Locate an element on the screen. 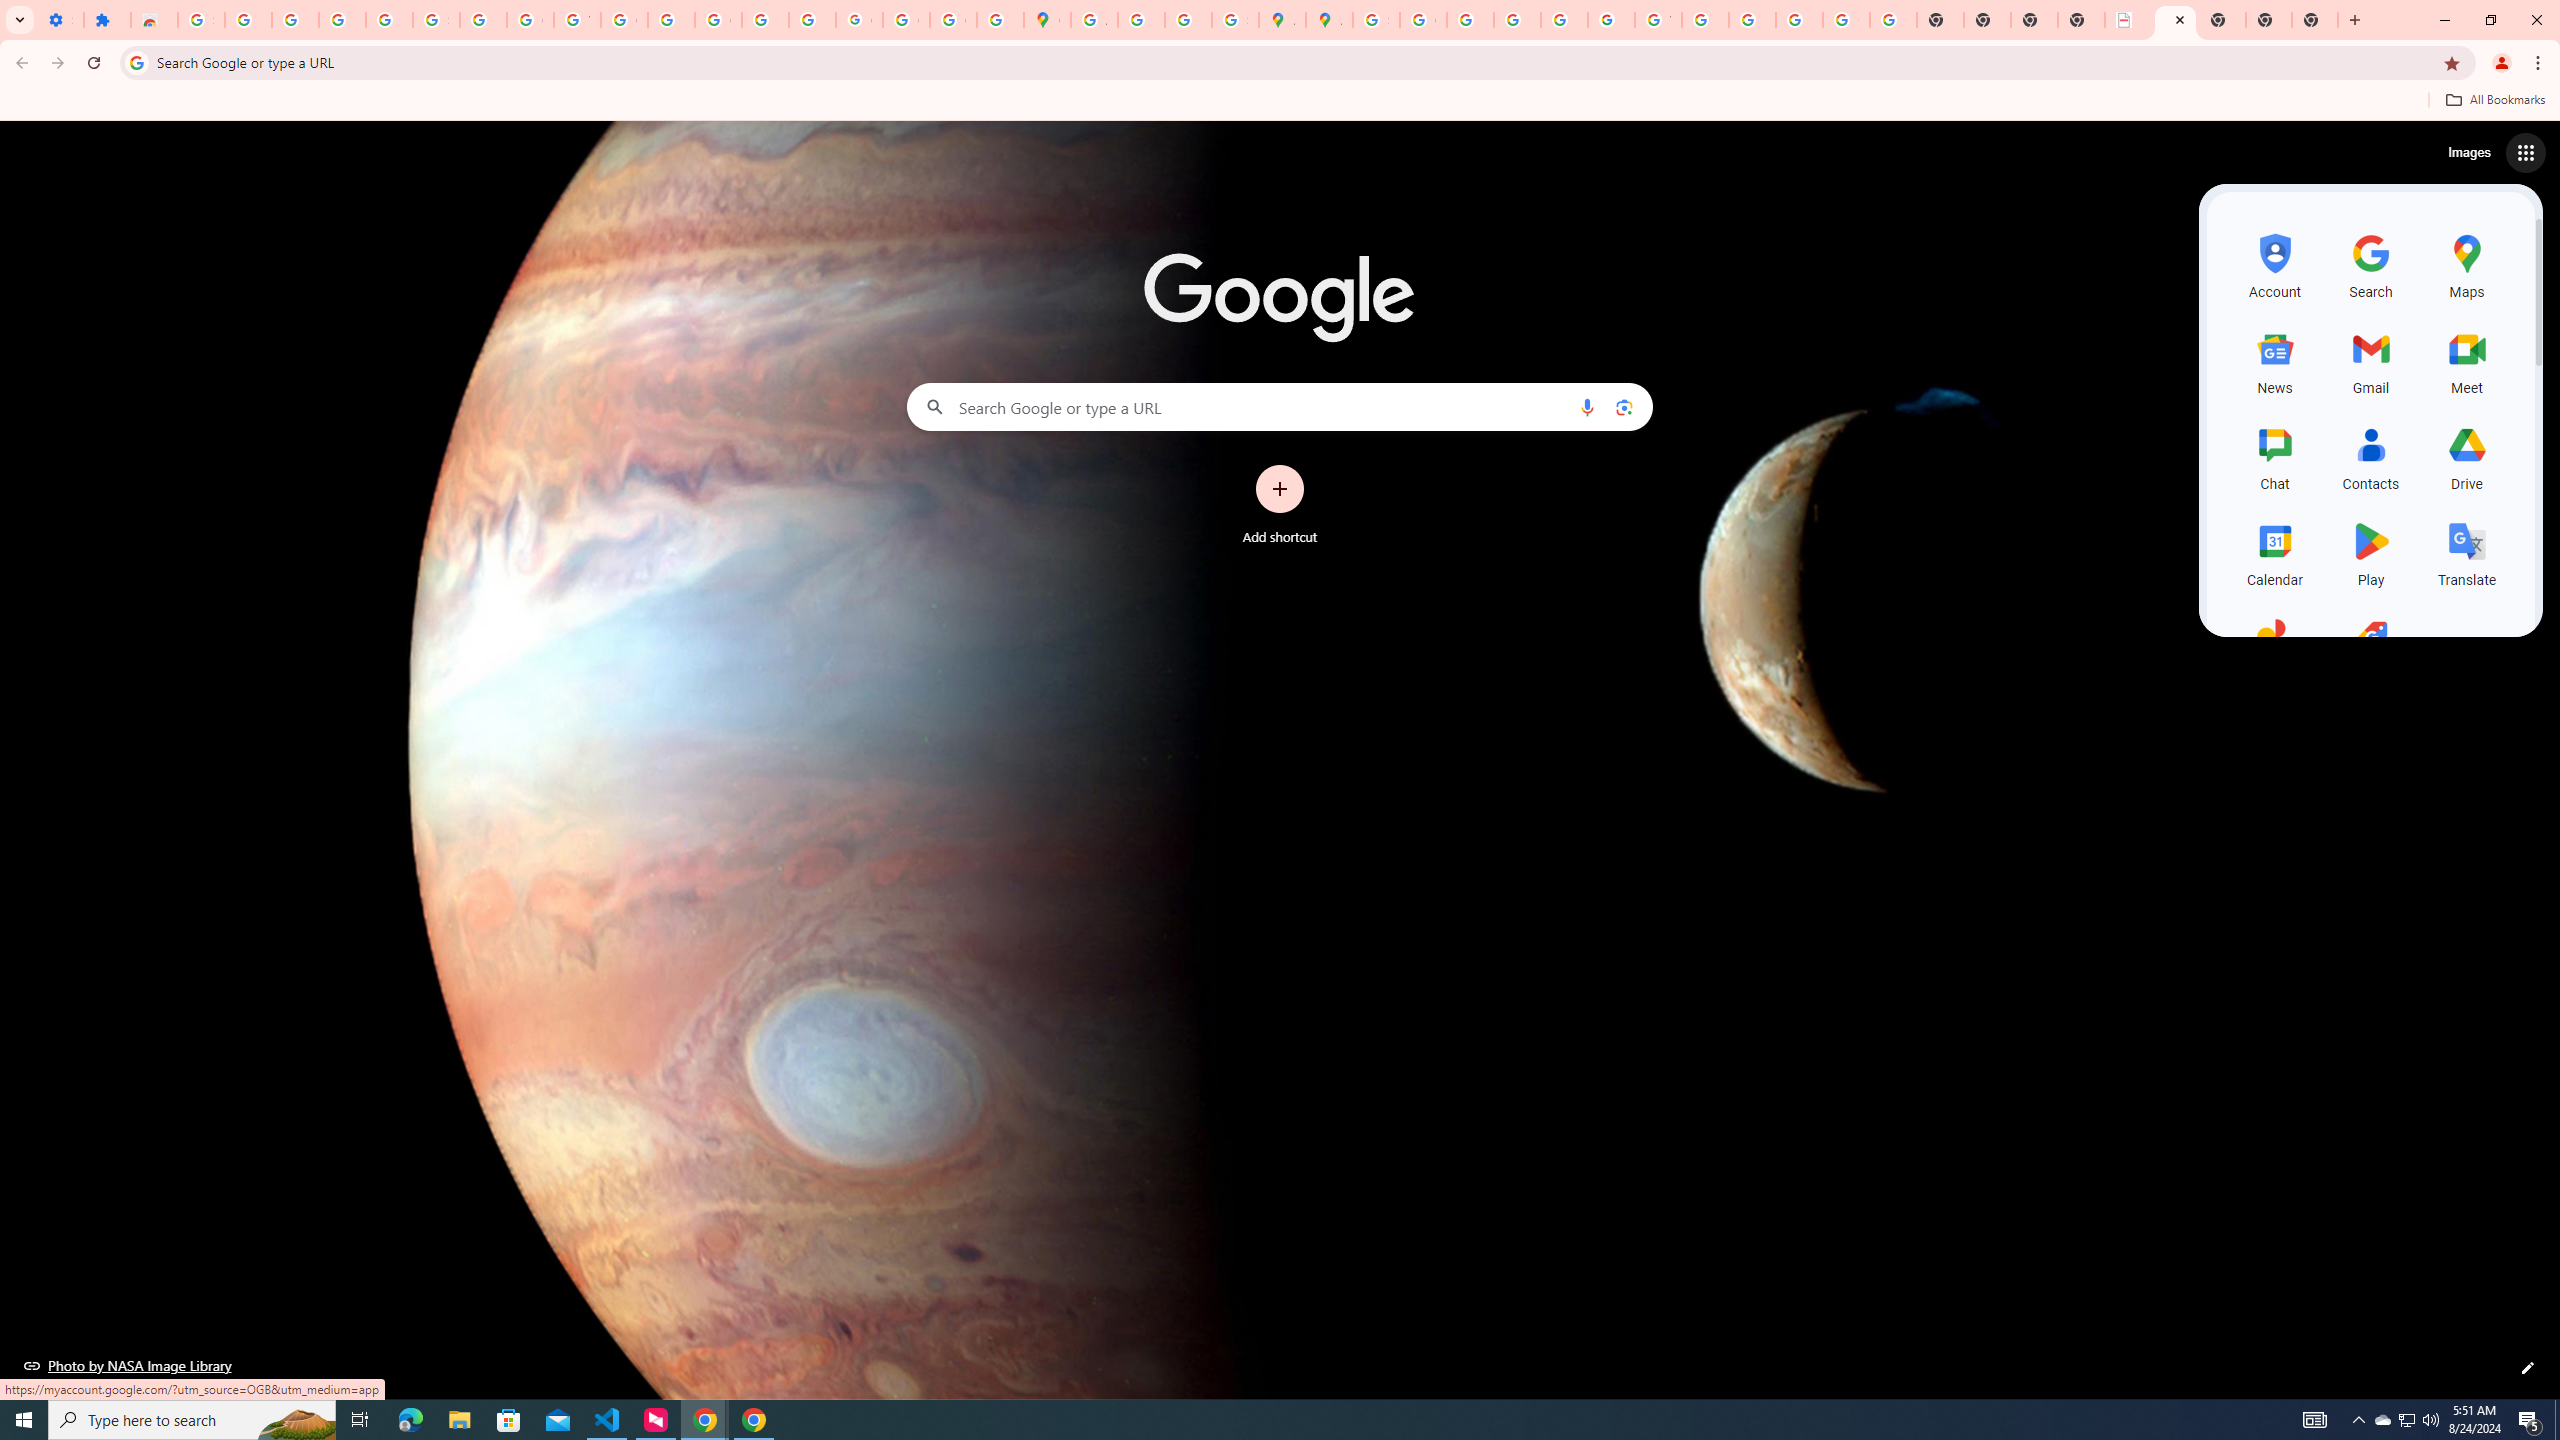 Image resolution: width=2560 pixels, height=1440 pixels. 'Drive, row 3 of 5 and column 3 of 3 in the first section' is located at coordinates (2466, 455).